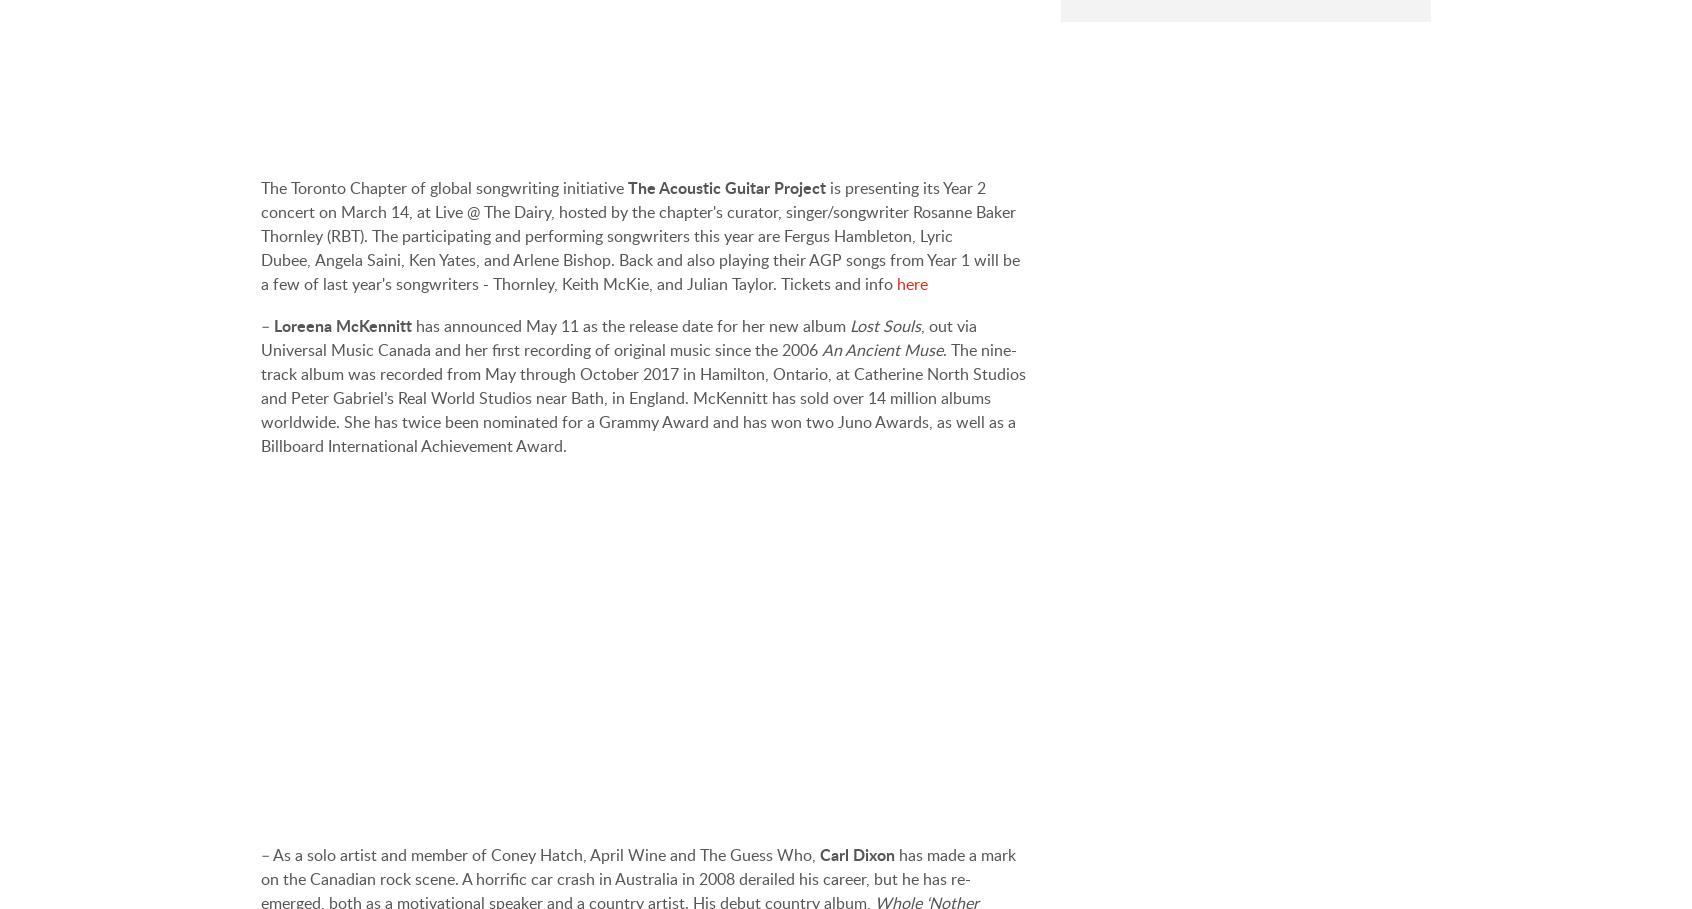  What do you see at coordinates (647, 325) in the screenshot?
I see `'announced May 11 as the release date for her new album'` at bounding box center [647, 325].